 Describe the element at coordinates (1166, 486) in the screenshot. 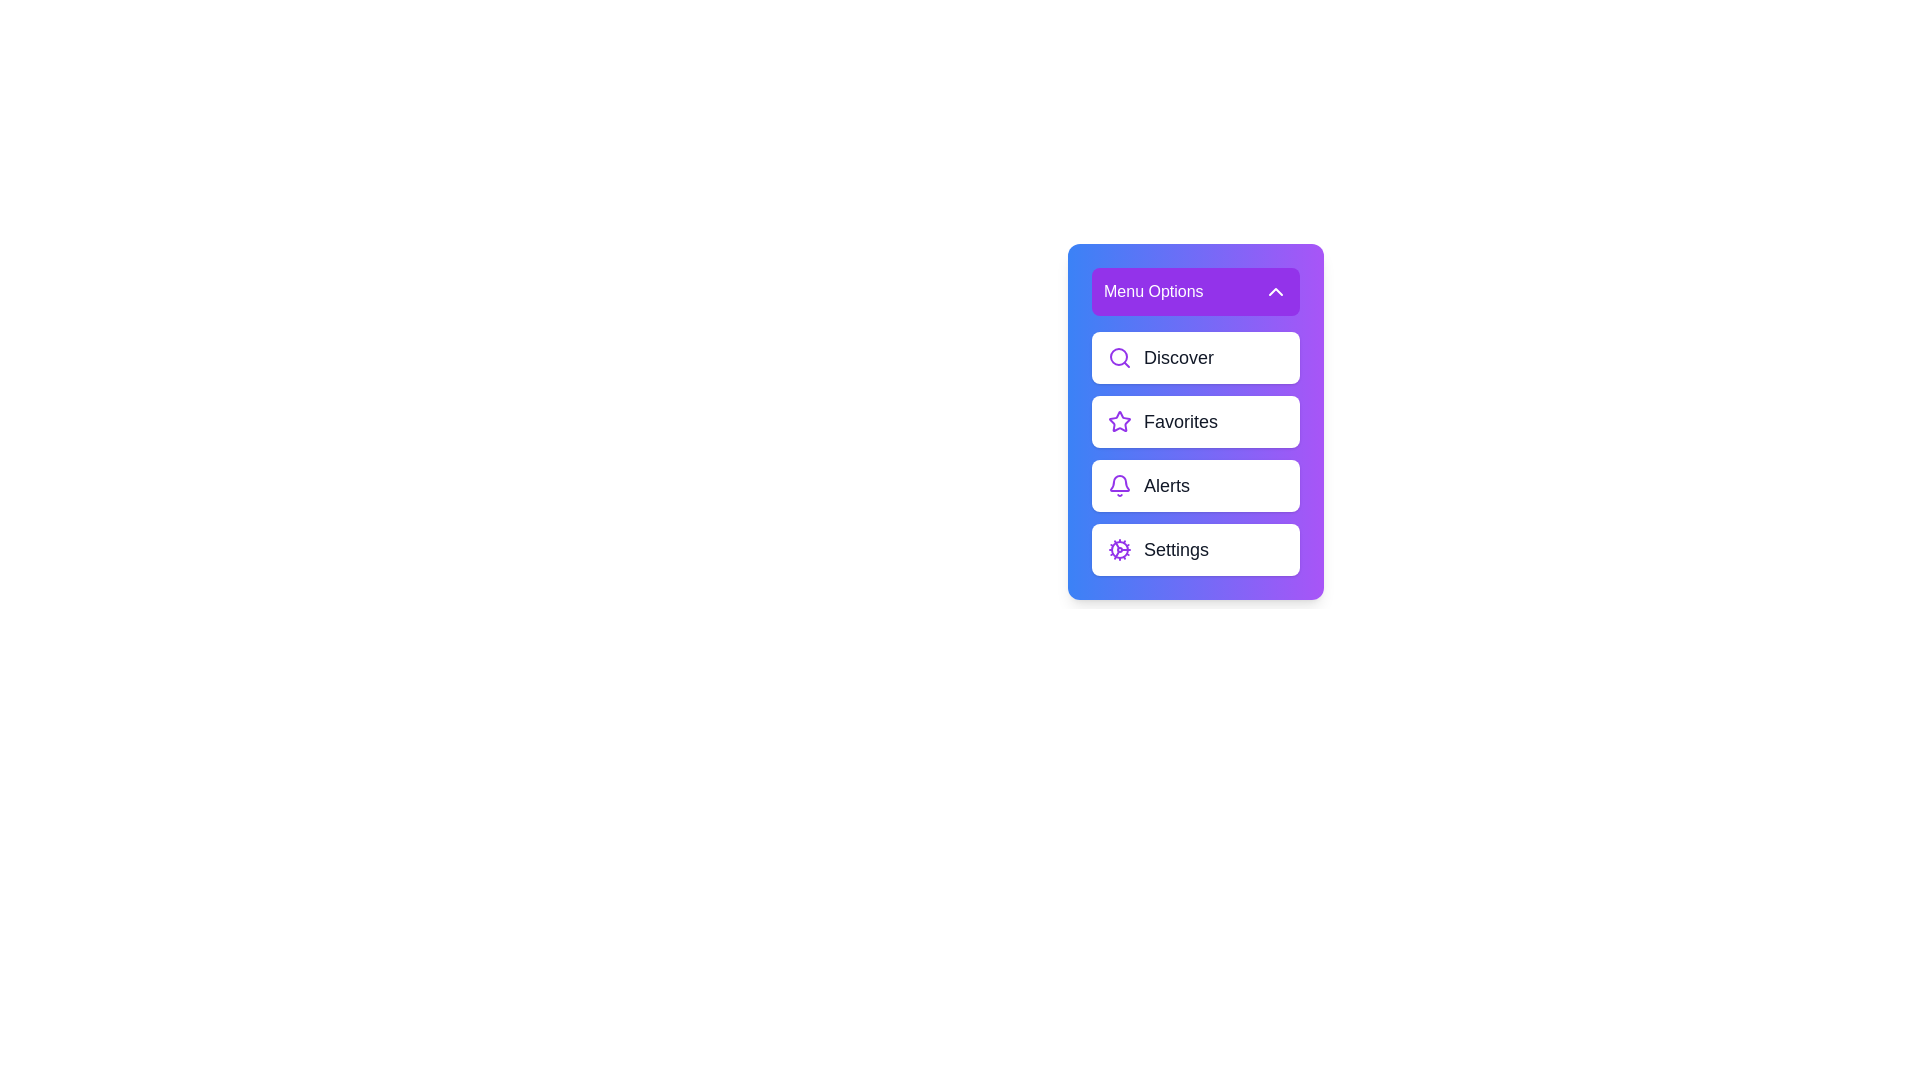

I see `the 'Alerts' text label displayed in a medium-sized, bold font within a white rectangular area, located between 'Favorites' and 'Settings'` at that location.